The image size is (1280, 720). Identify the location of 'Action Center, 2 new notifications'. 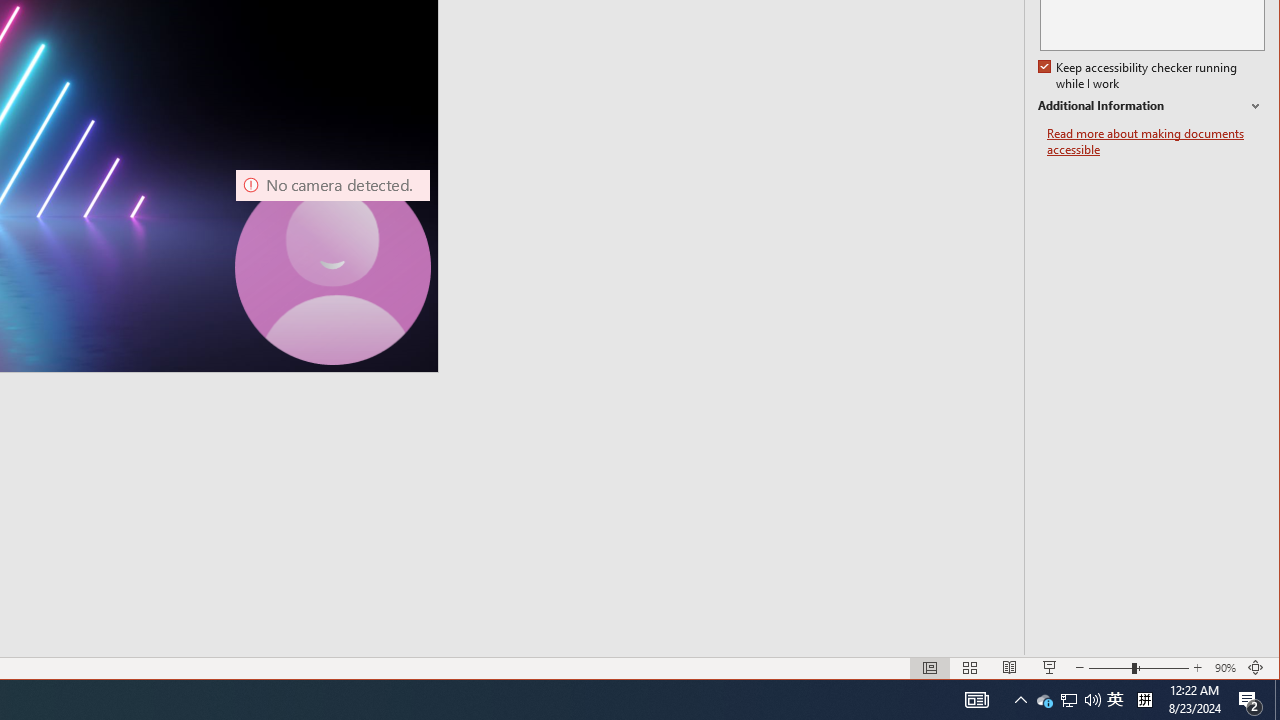
(1250, 698).